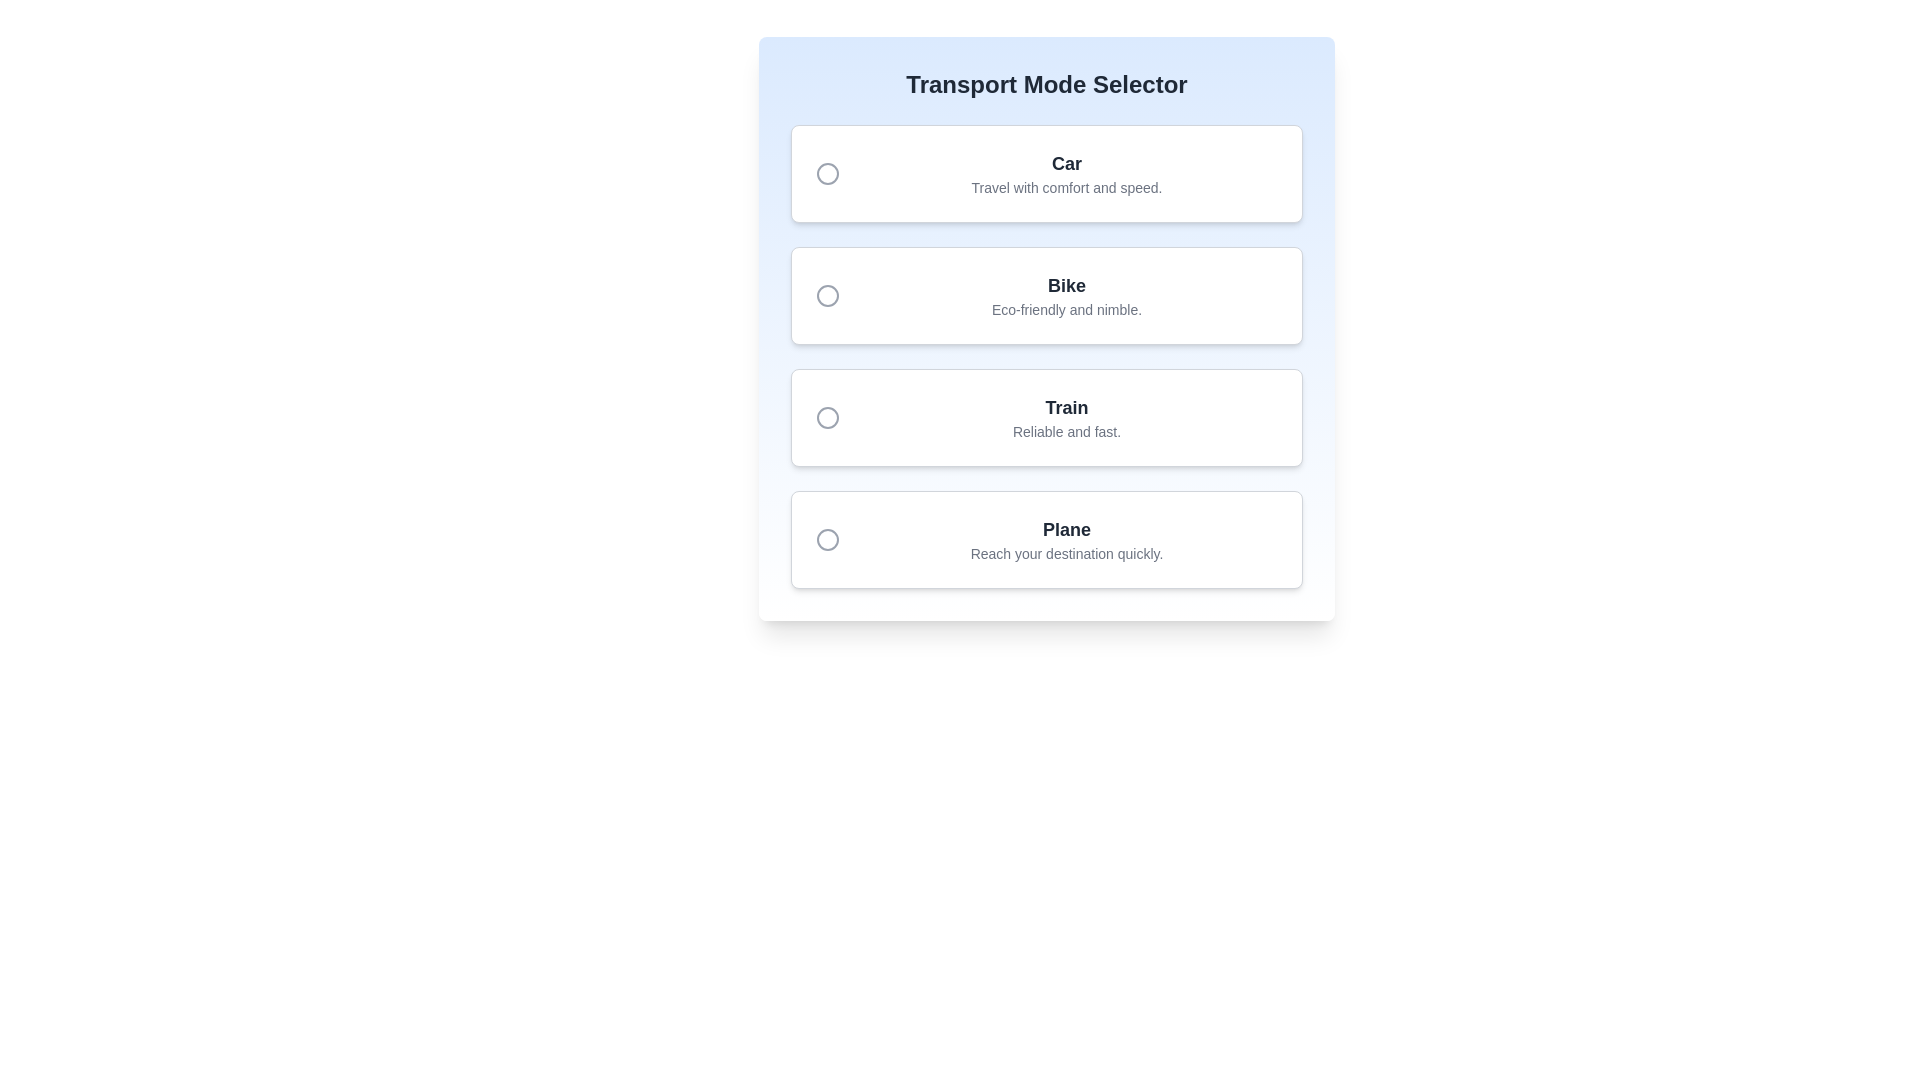  What do you see at coordinates (1065, 554) in the screenshot?
I see `the descriptive text block explaining the feature of the transport mode 'Plane', located at the bottom of the card structure under the label 'Plane'` at bounding box center [1065, 554].